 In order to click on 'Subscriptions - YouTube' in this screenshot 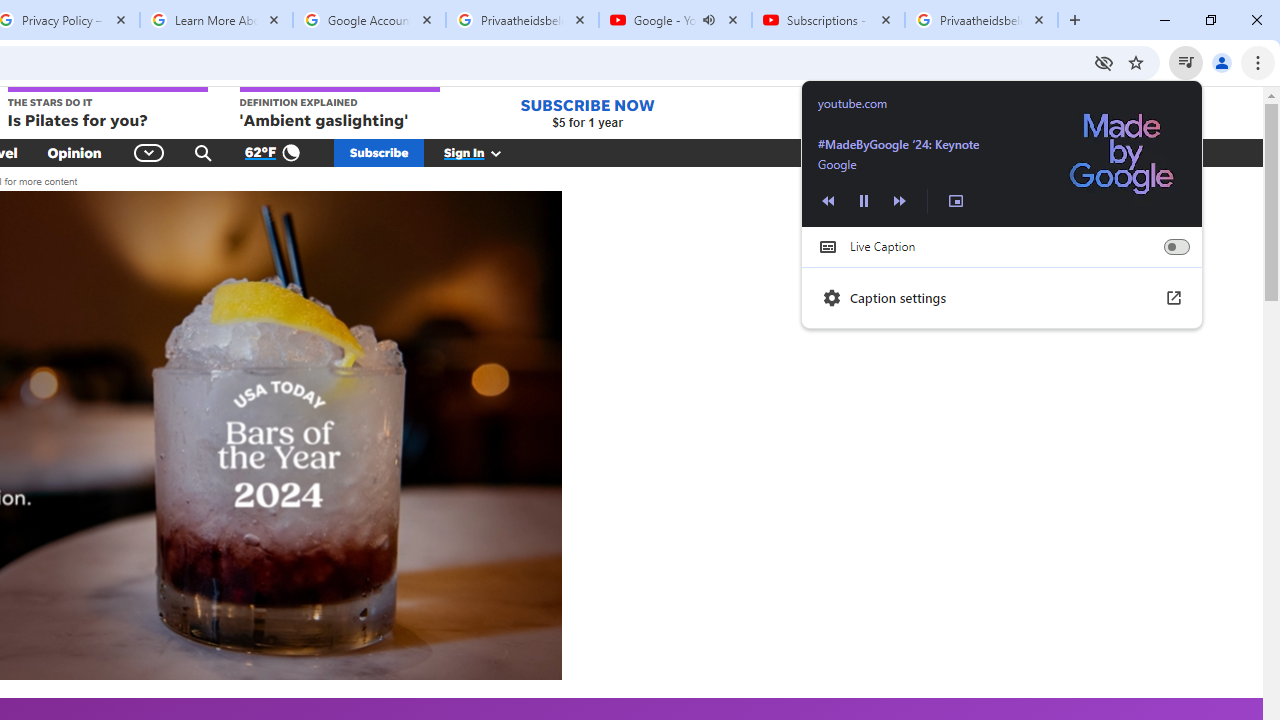, I will do `click(828, 20)`.